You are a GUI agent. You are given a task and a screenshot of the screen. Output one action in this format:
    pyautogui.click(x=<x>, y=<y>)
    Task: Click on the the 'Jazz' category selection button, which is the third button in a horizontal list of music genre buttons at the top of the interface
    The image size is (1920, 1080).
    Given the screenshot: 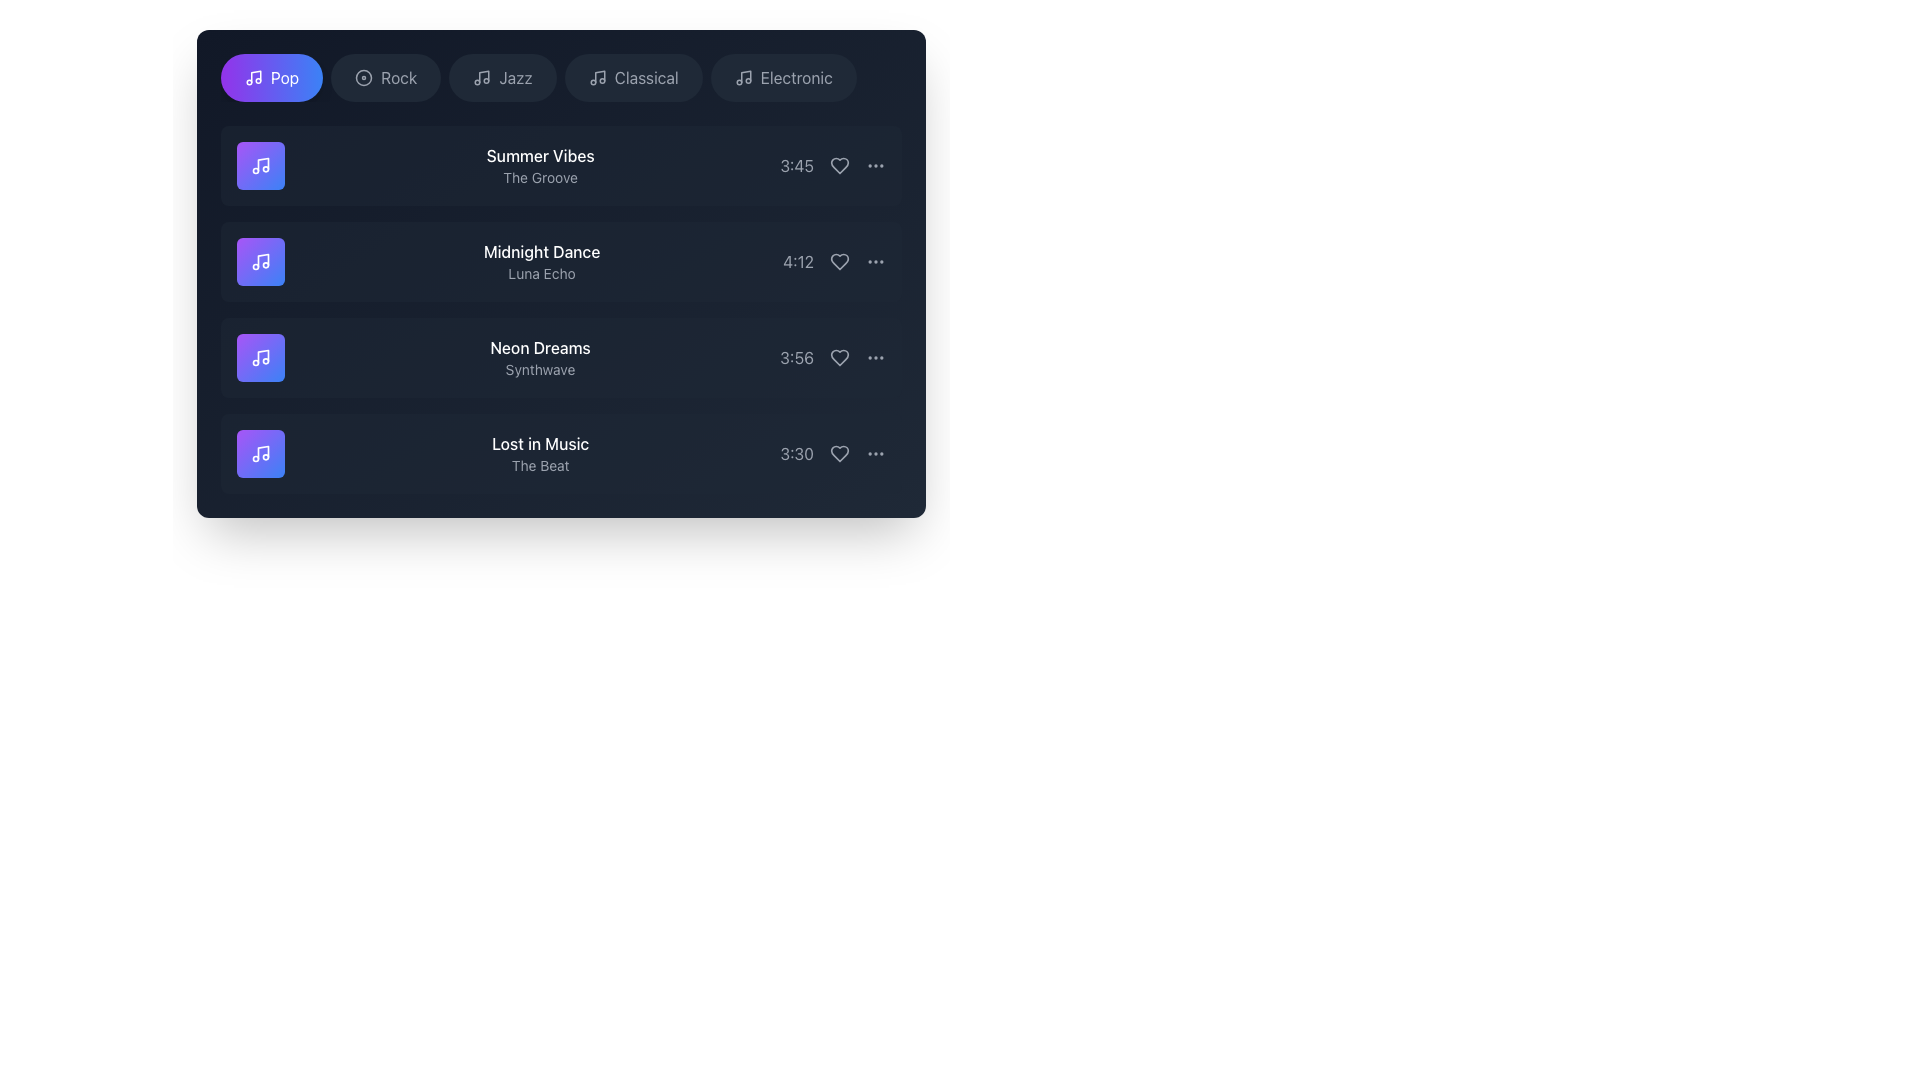 What is the action you would take?
    pyautogui.click(x=503, y=76)
    